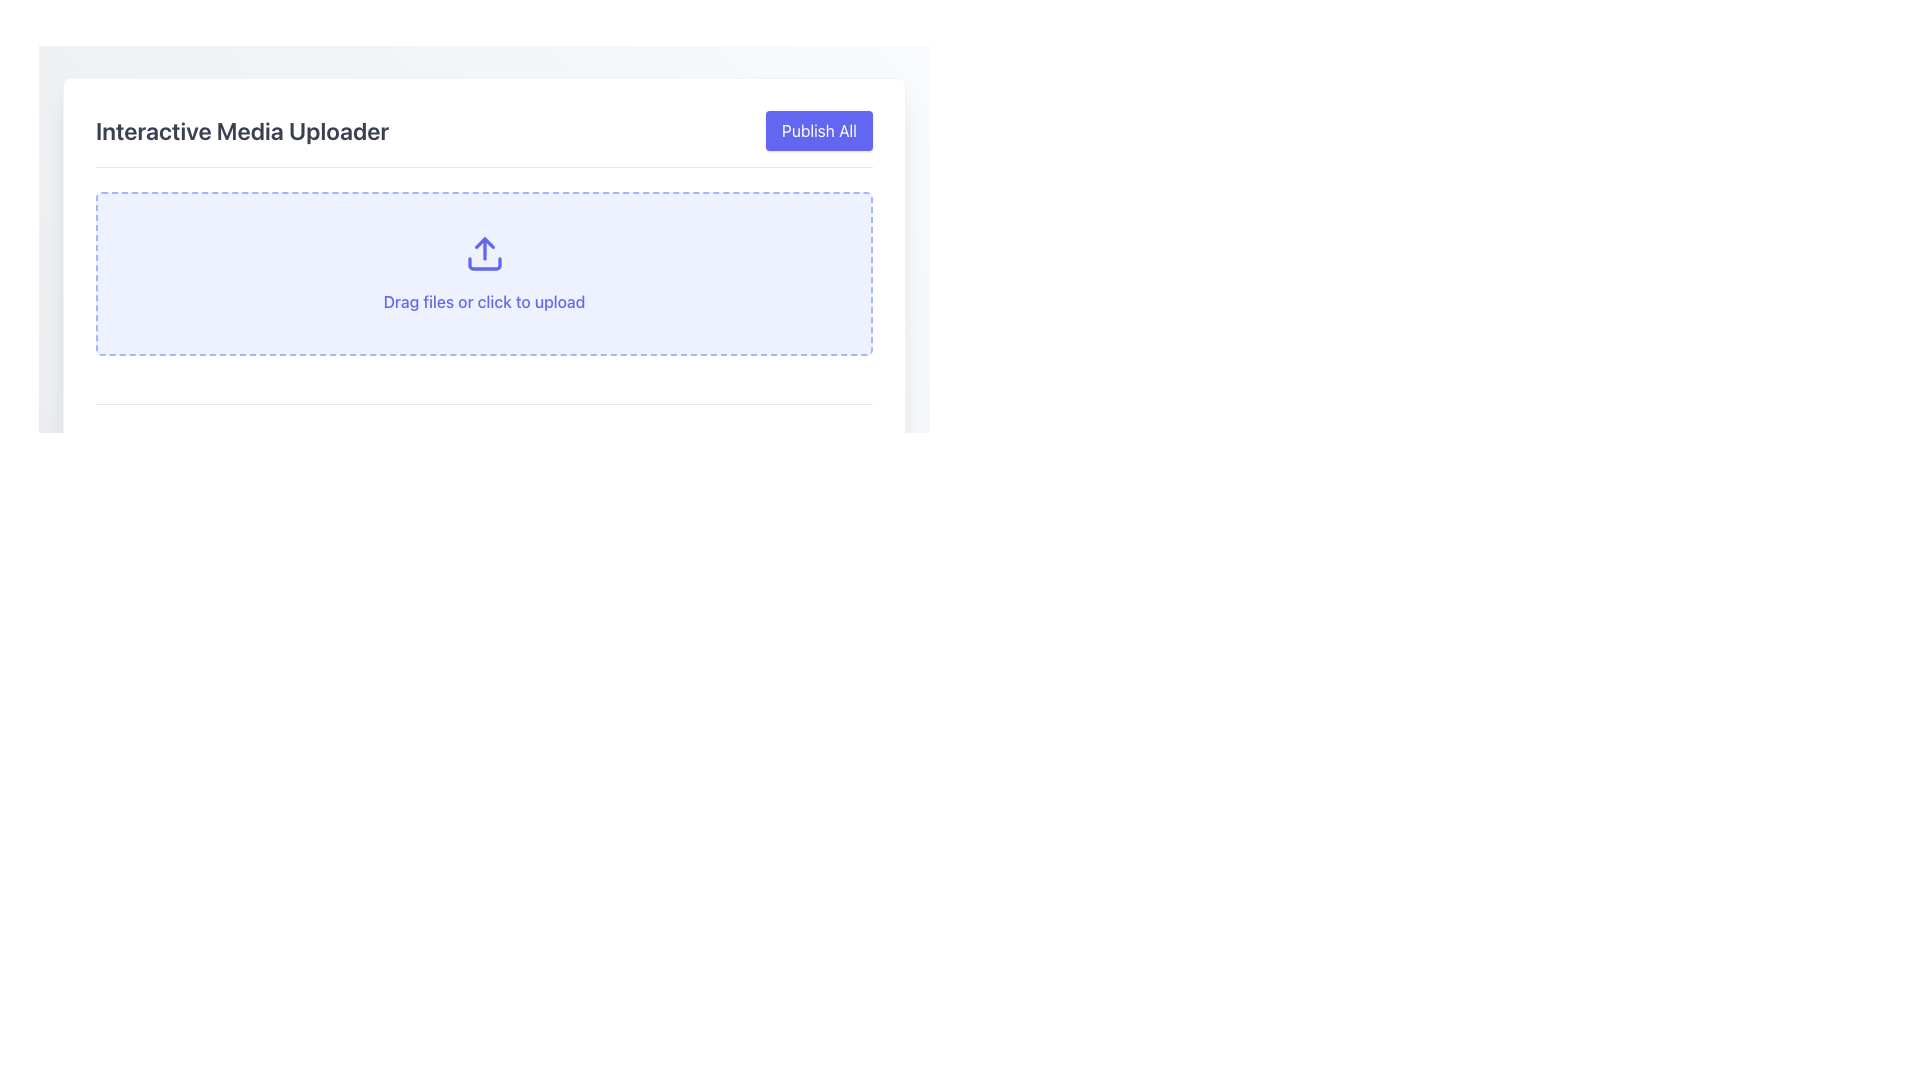  Describe the element at coordinates (241, 131) in the screenshot. I see `the Text label that serves as a header for the media uploader interface, located at the top-left corner, preceding the 'Publish All' button` at that location.